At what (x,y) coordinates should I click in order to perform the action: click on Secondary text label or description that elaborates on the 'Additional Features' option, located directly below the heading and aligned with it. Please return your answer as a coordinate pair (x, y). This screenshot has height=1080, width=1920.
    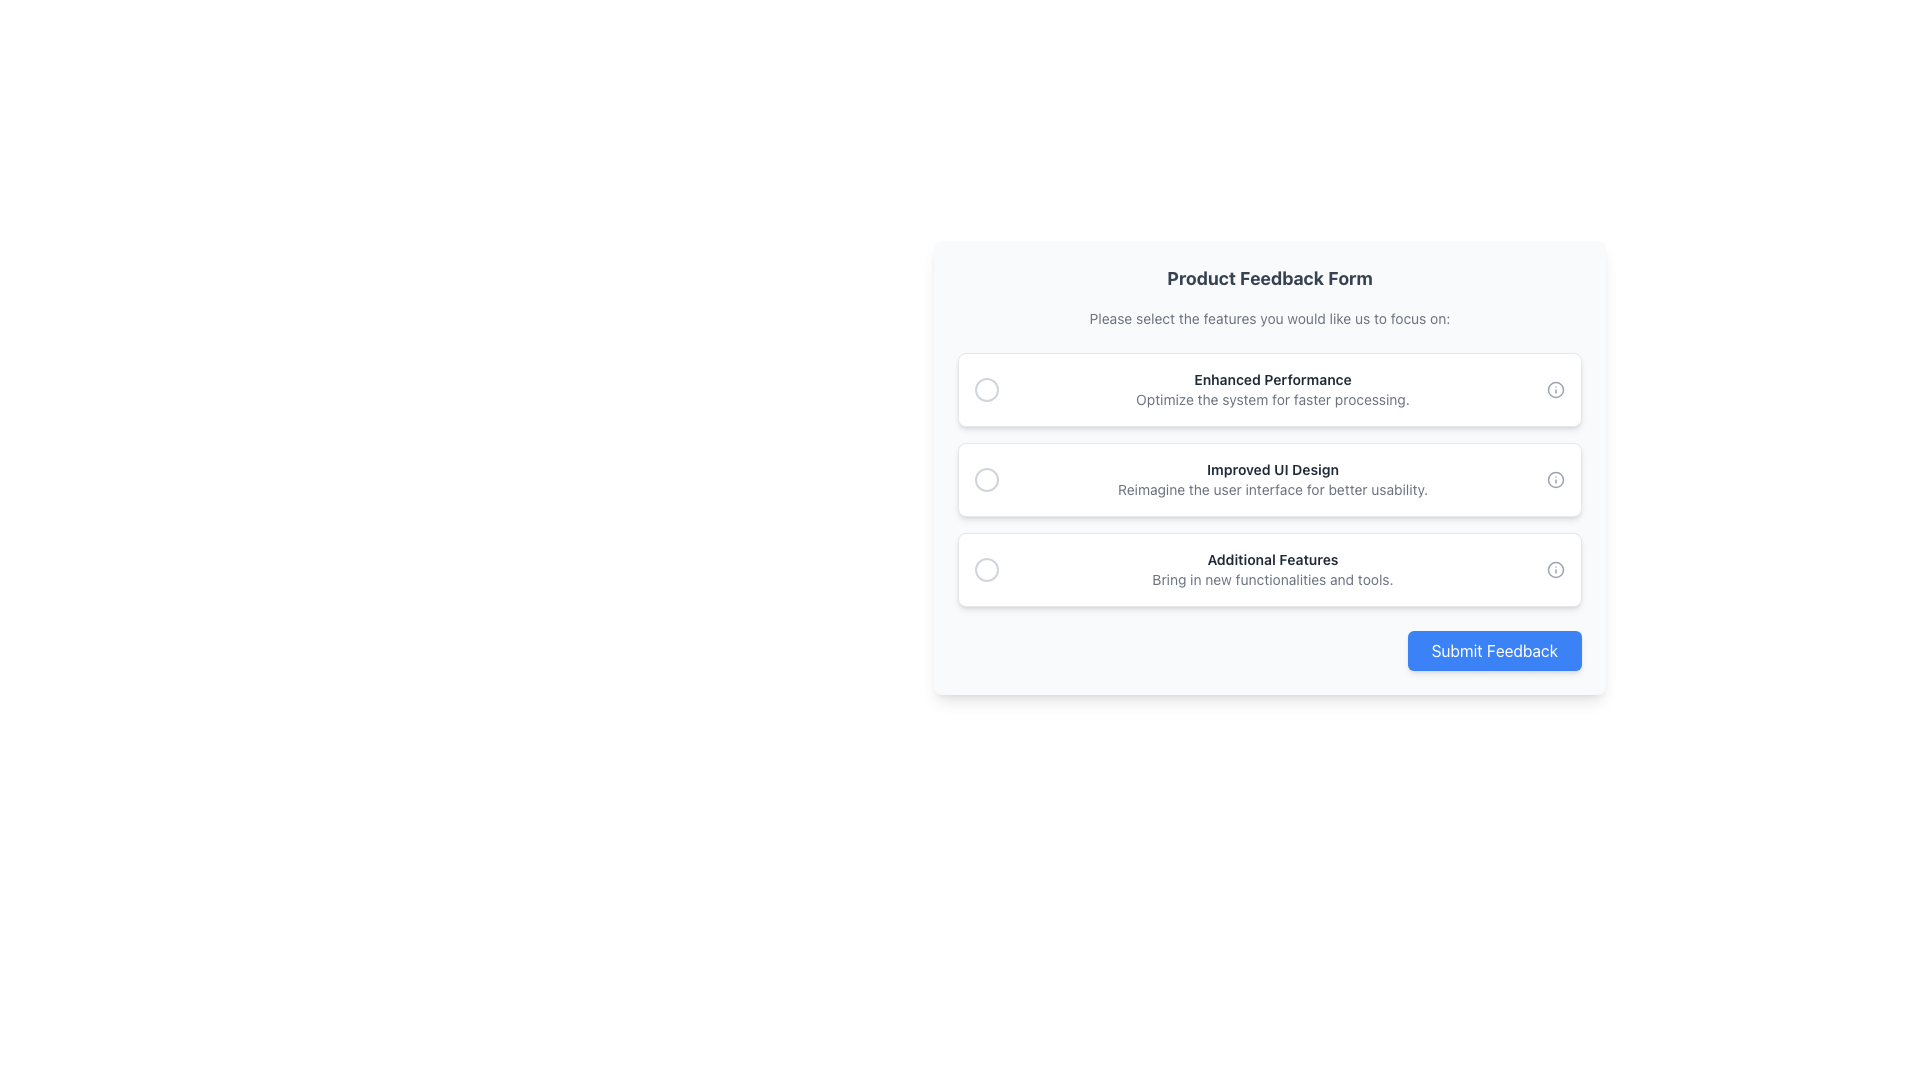
    Looking at the image, I should click on (1271, 579).